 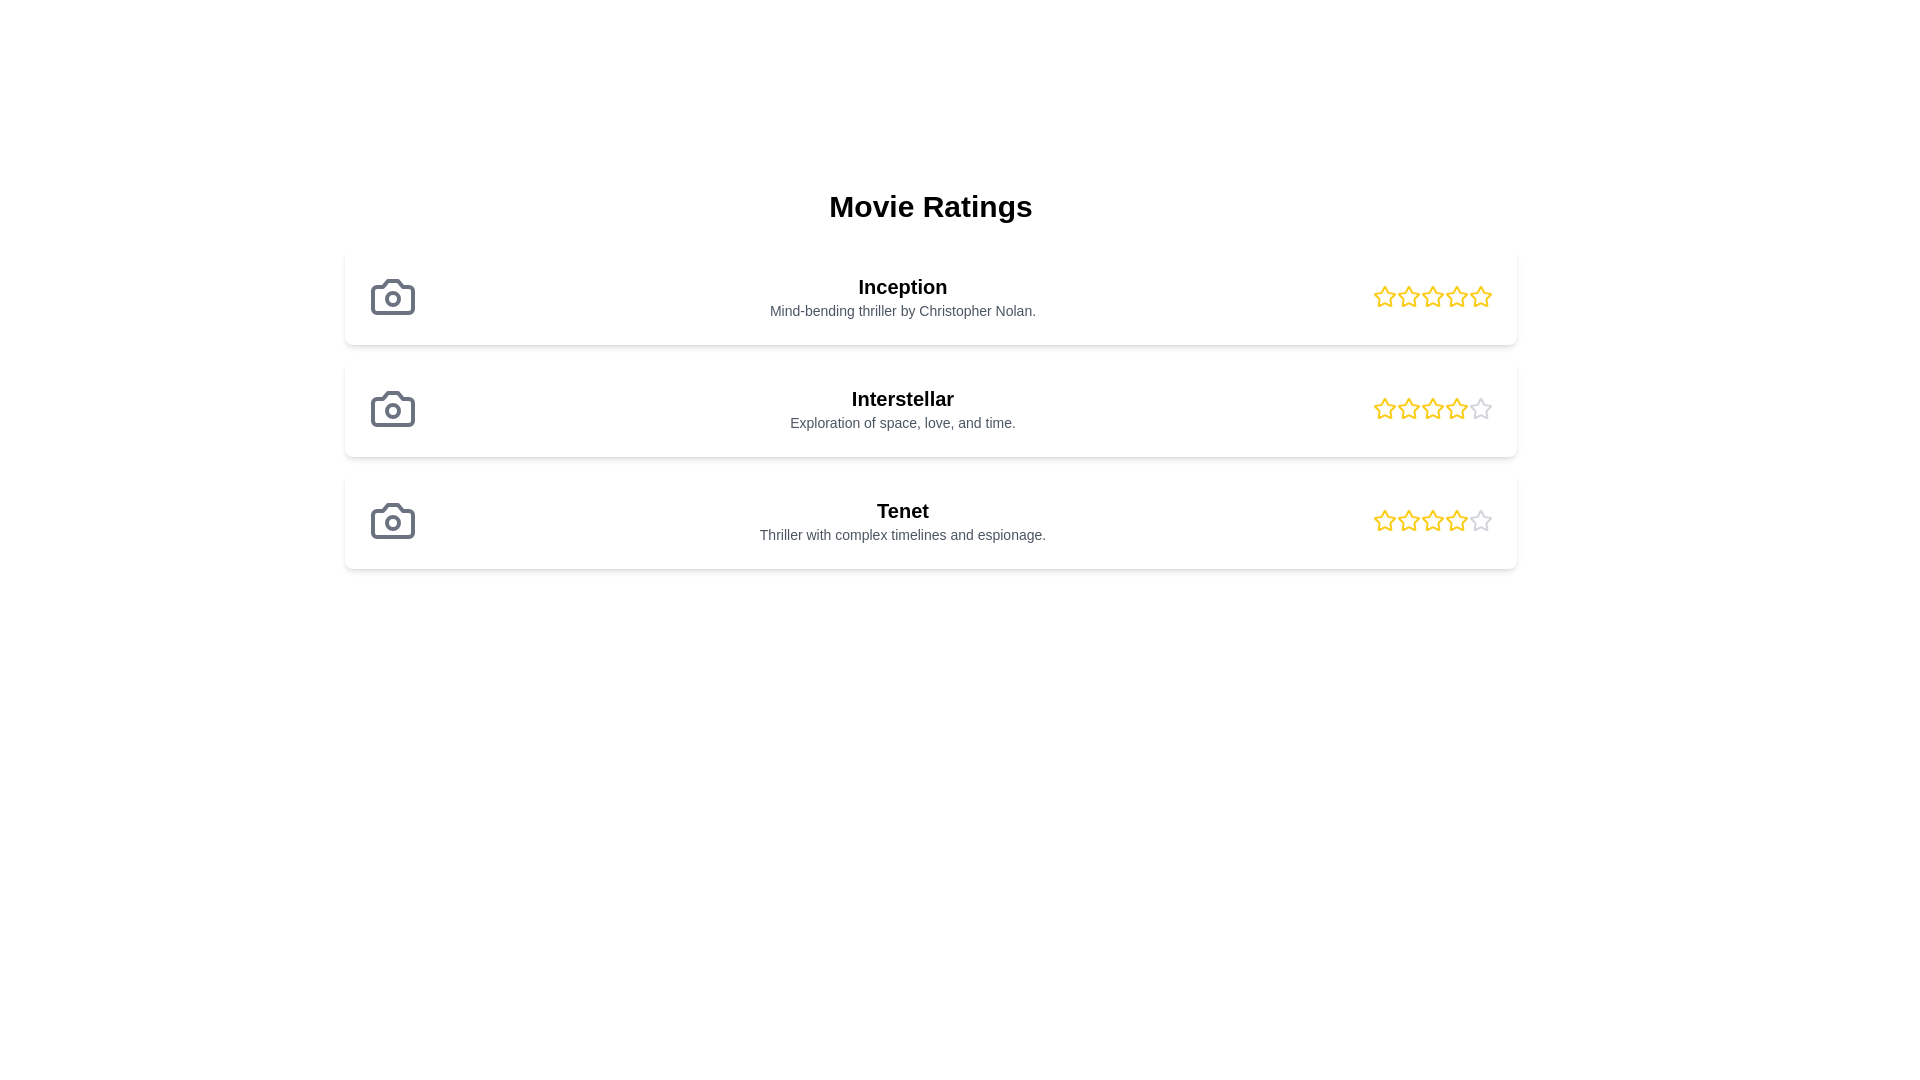 I want to click on the small circular shape that represents the lens of the second camera icon in the vertical list, located to the left of the entry labeled 'Interstellar', so click(x=393, y=410).